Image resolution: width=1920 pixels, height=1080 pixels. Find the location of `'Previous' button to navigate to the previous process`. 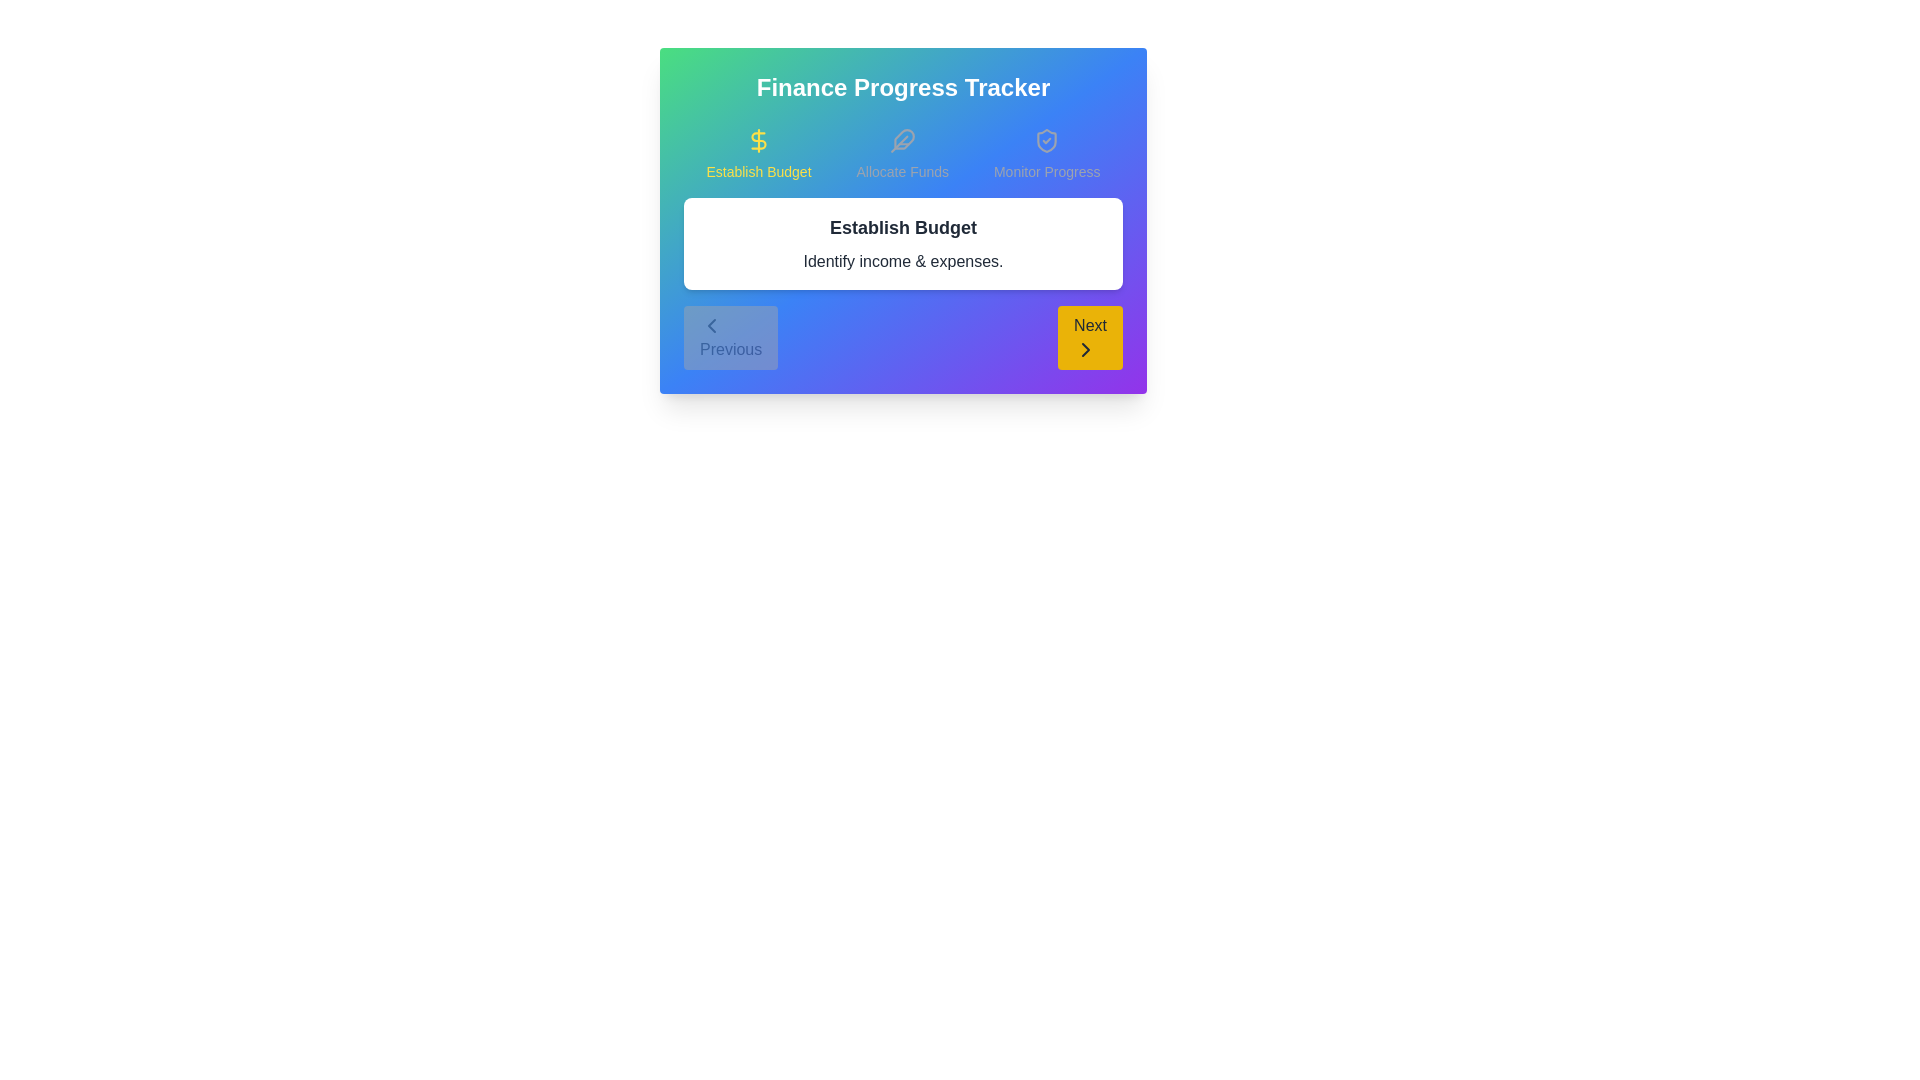

'Previous' button to navigate to the previous process is located at coordinates (730, 337).